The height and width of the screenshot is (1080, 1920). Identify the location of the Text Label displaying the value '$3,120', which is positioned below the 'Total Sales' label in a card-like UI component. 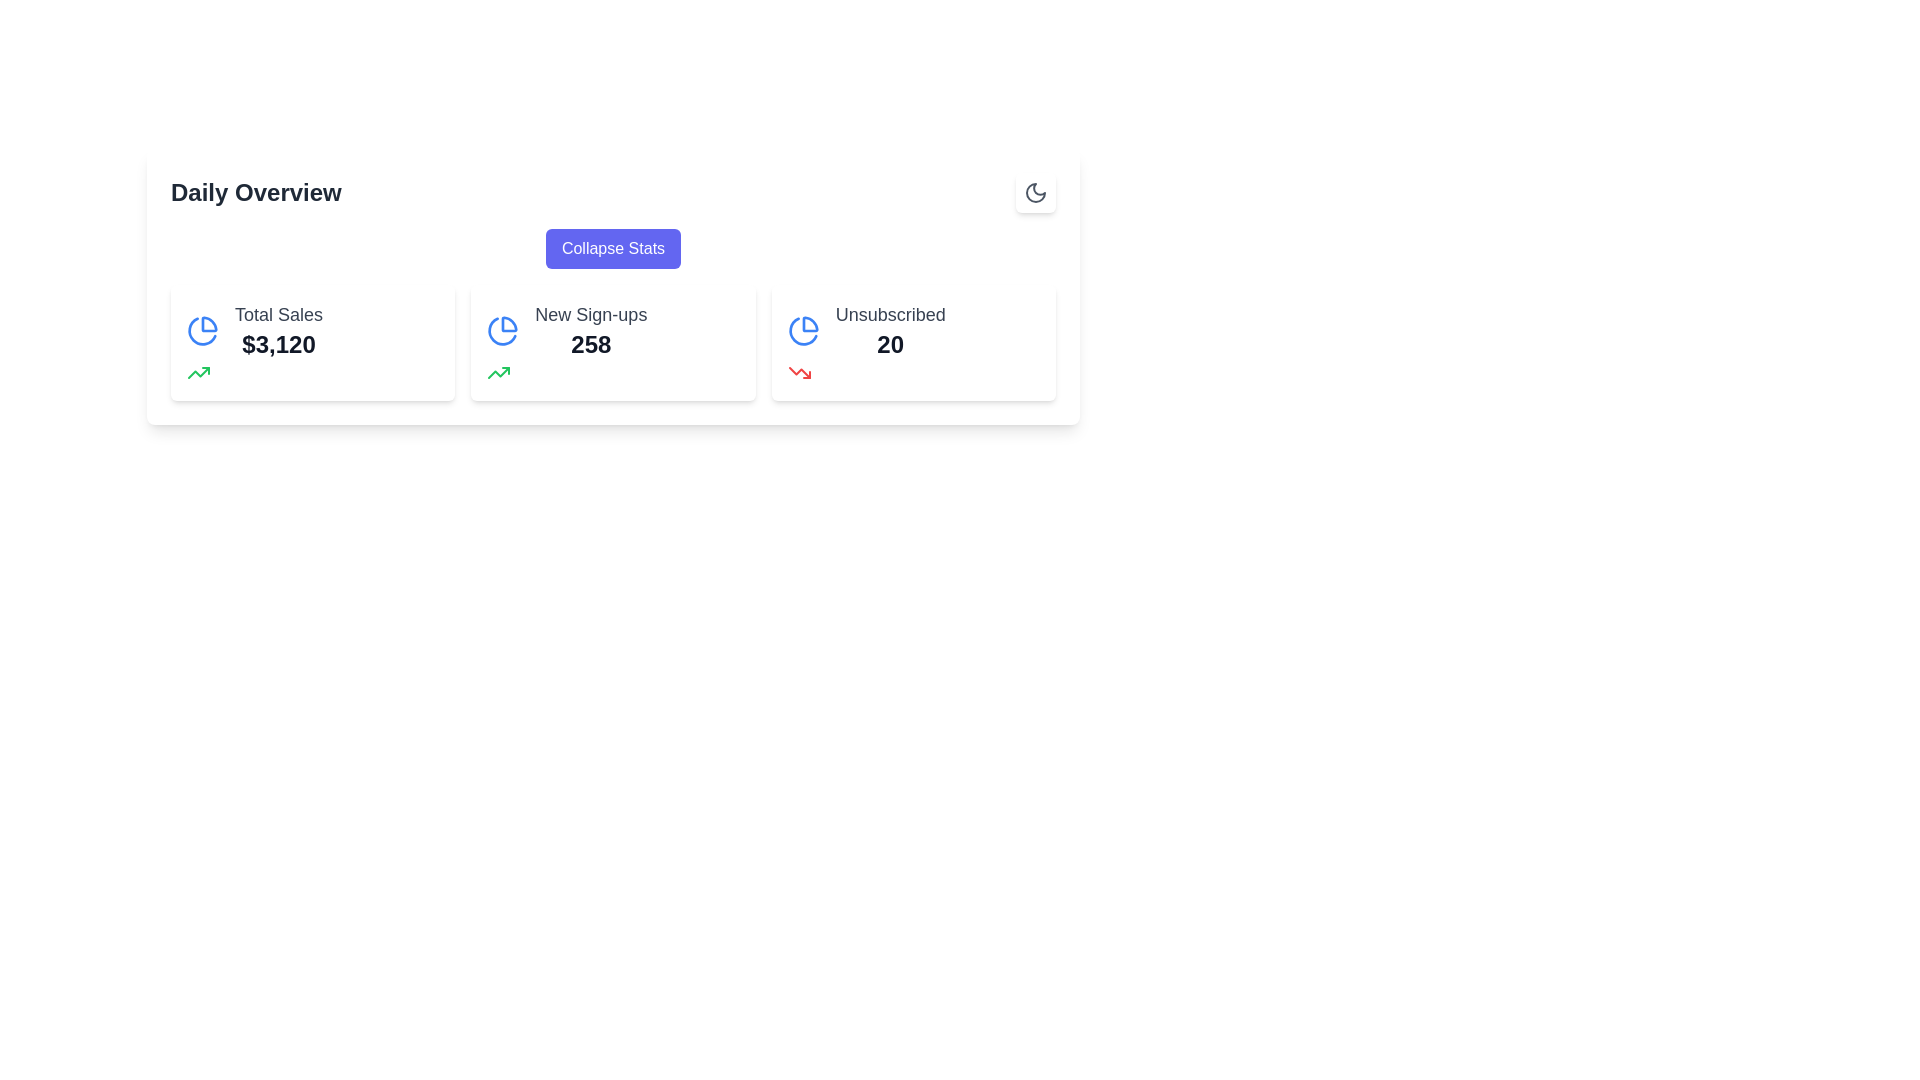
(277, 343).